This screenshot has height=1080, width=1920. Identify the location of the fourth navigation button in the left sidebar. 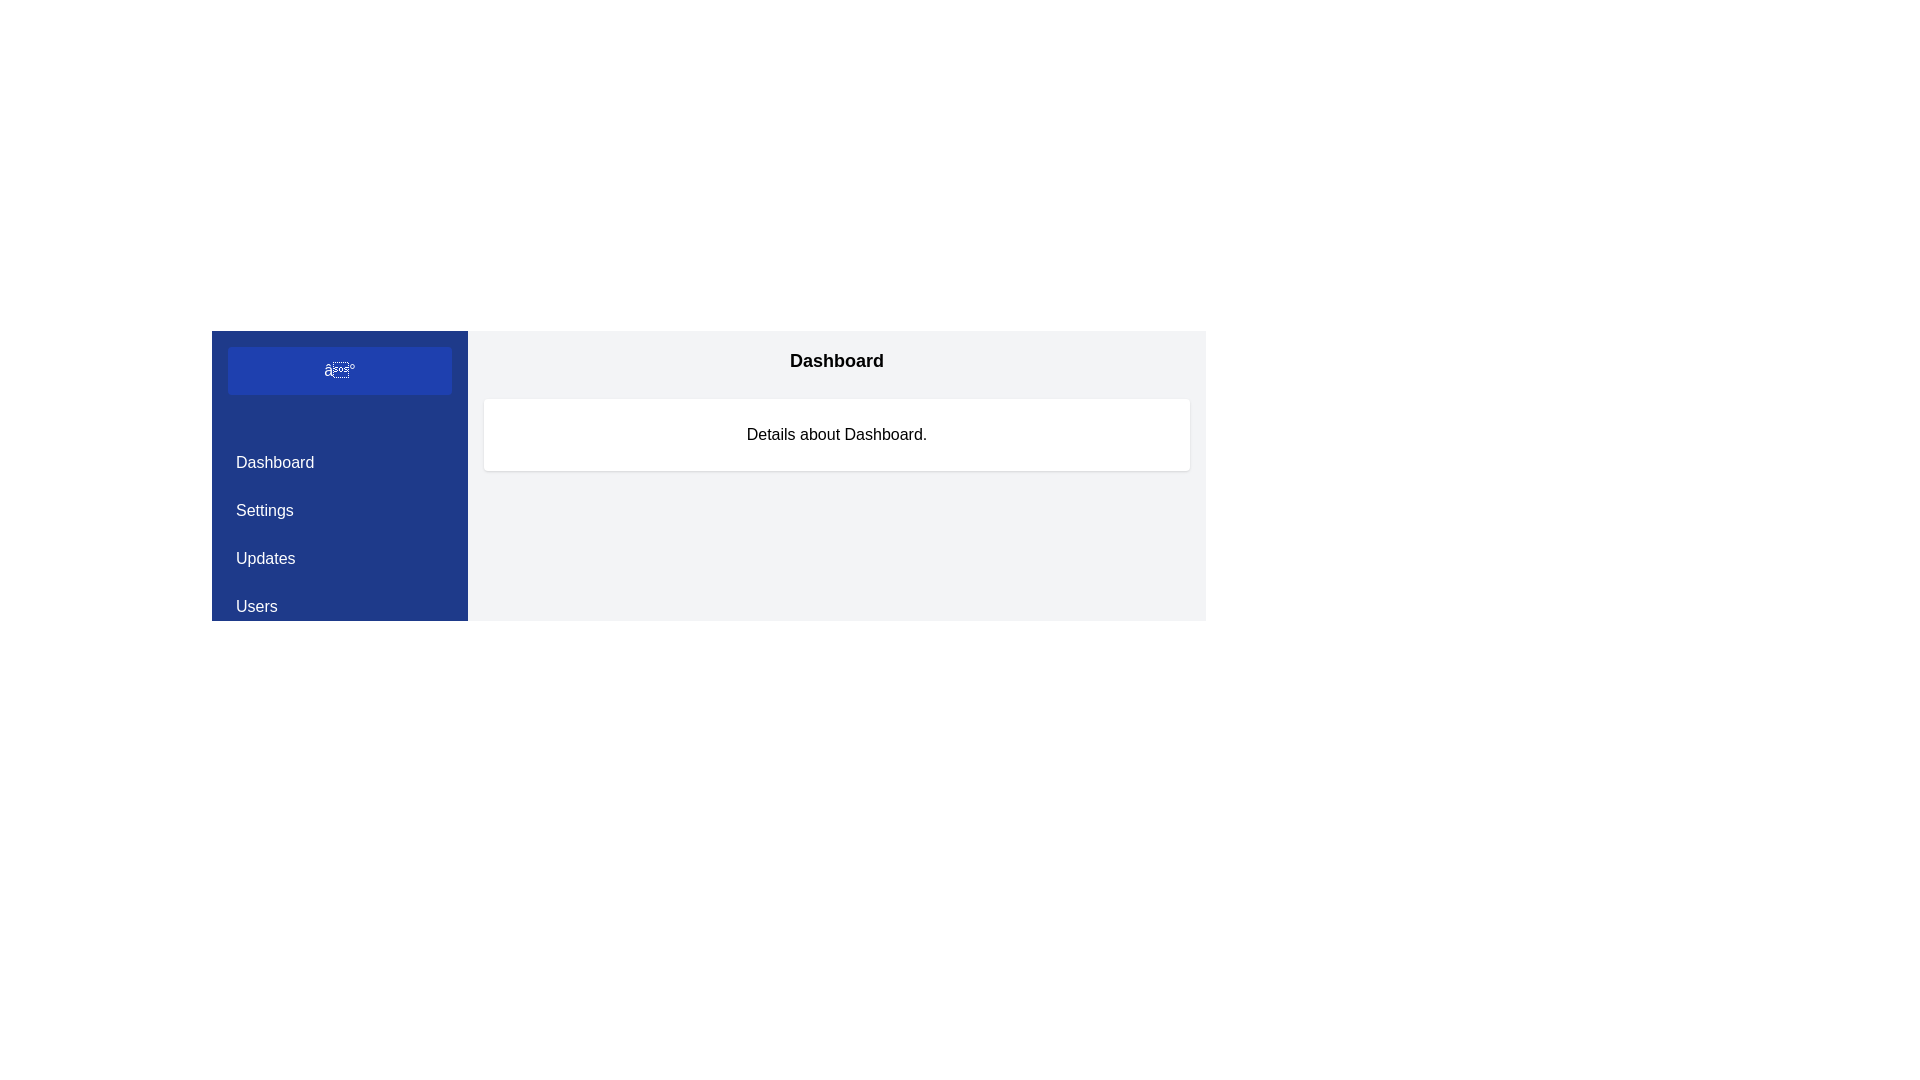
(340, 605).